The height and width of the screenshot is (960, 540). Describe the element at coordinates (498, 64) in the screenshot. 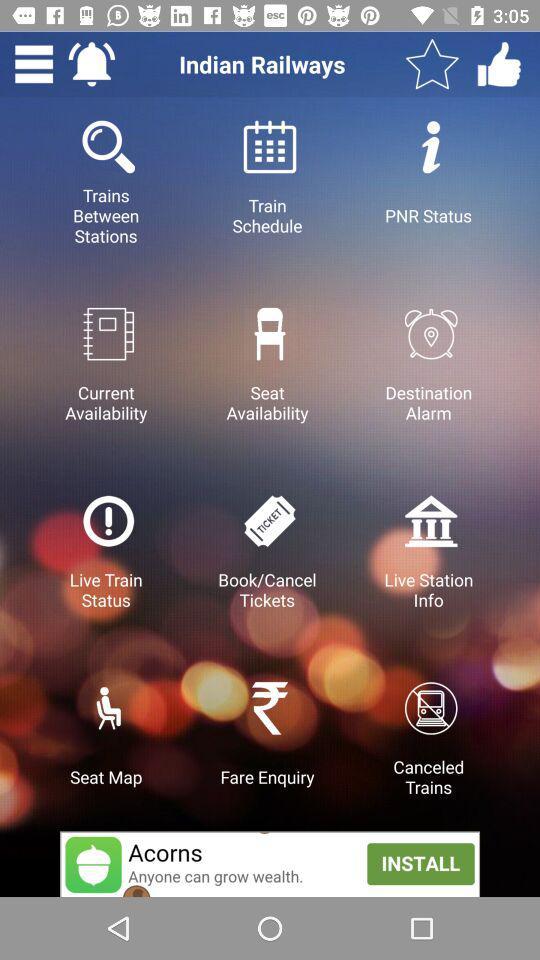

I see `like` at that location.